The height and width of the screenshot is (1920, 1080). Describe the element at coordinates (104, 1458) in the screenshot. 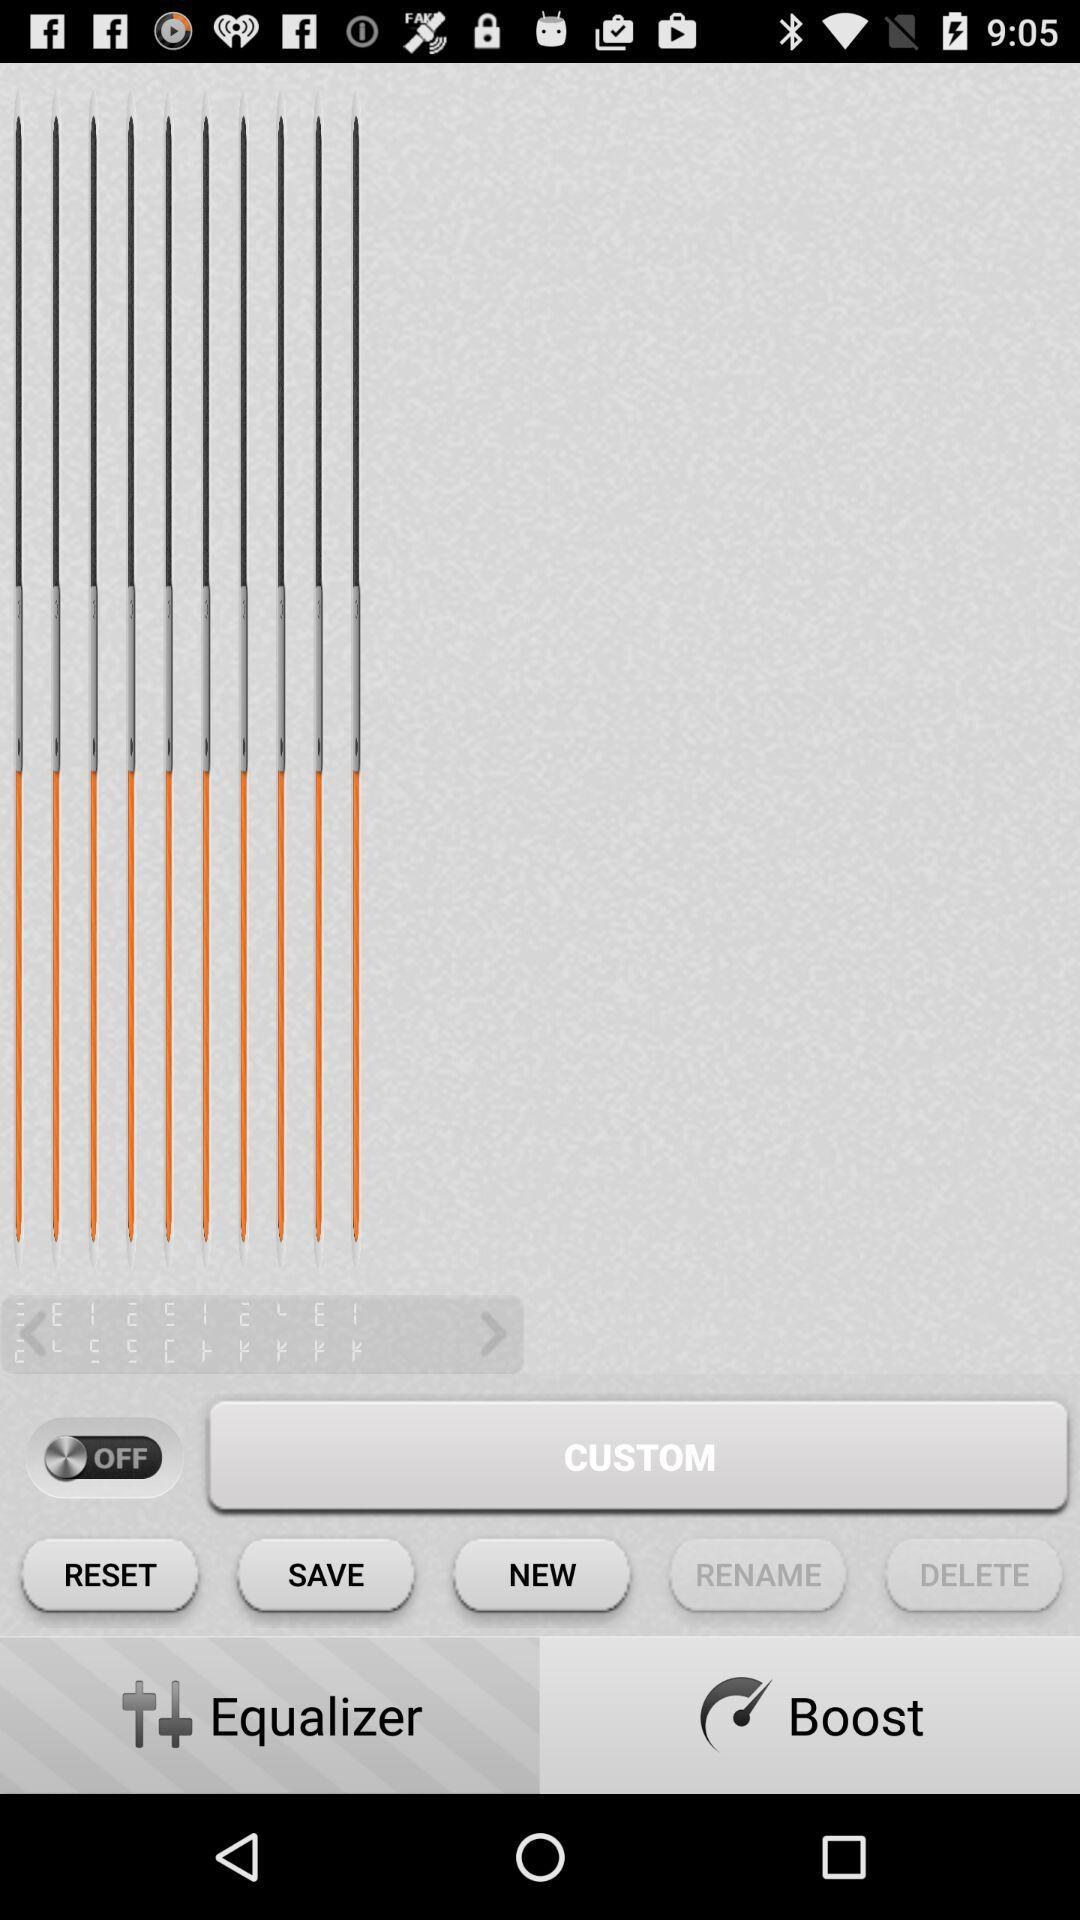

I see `turn off button` at that location.